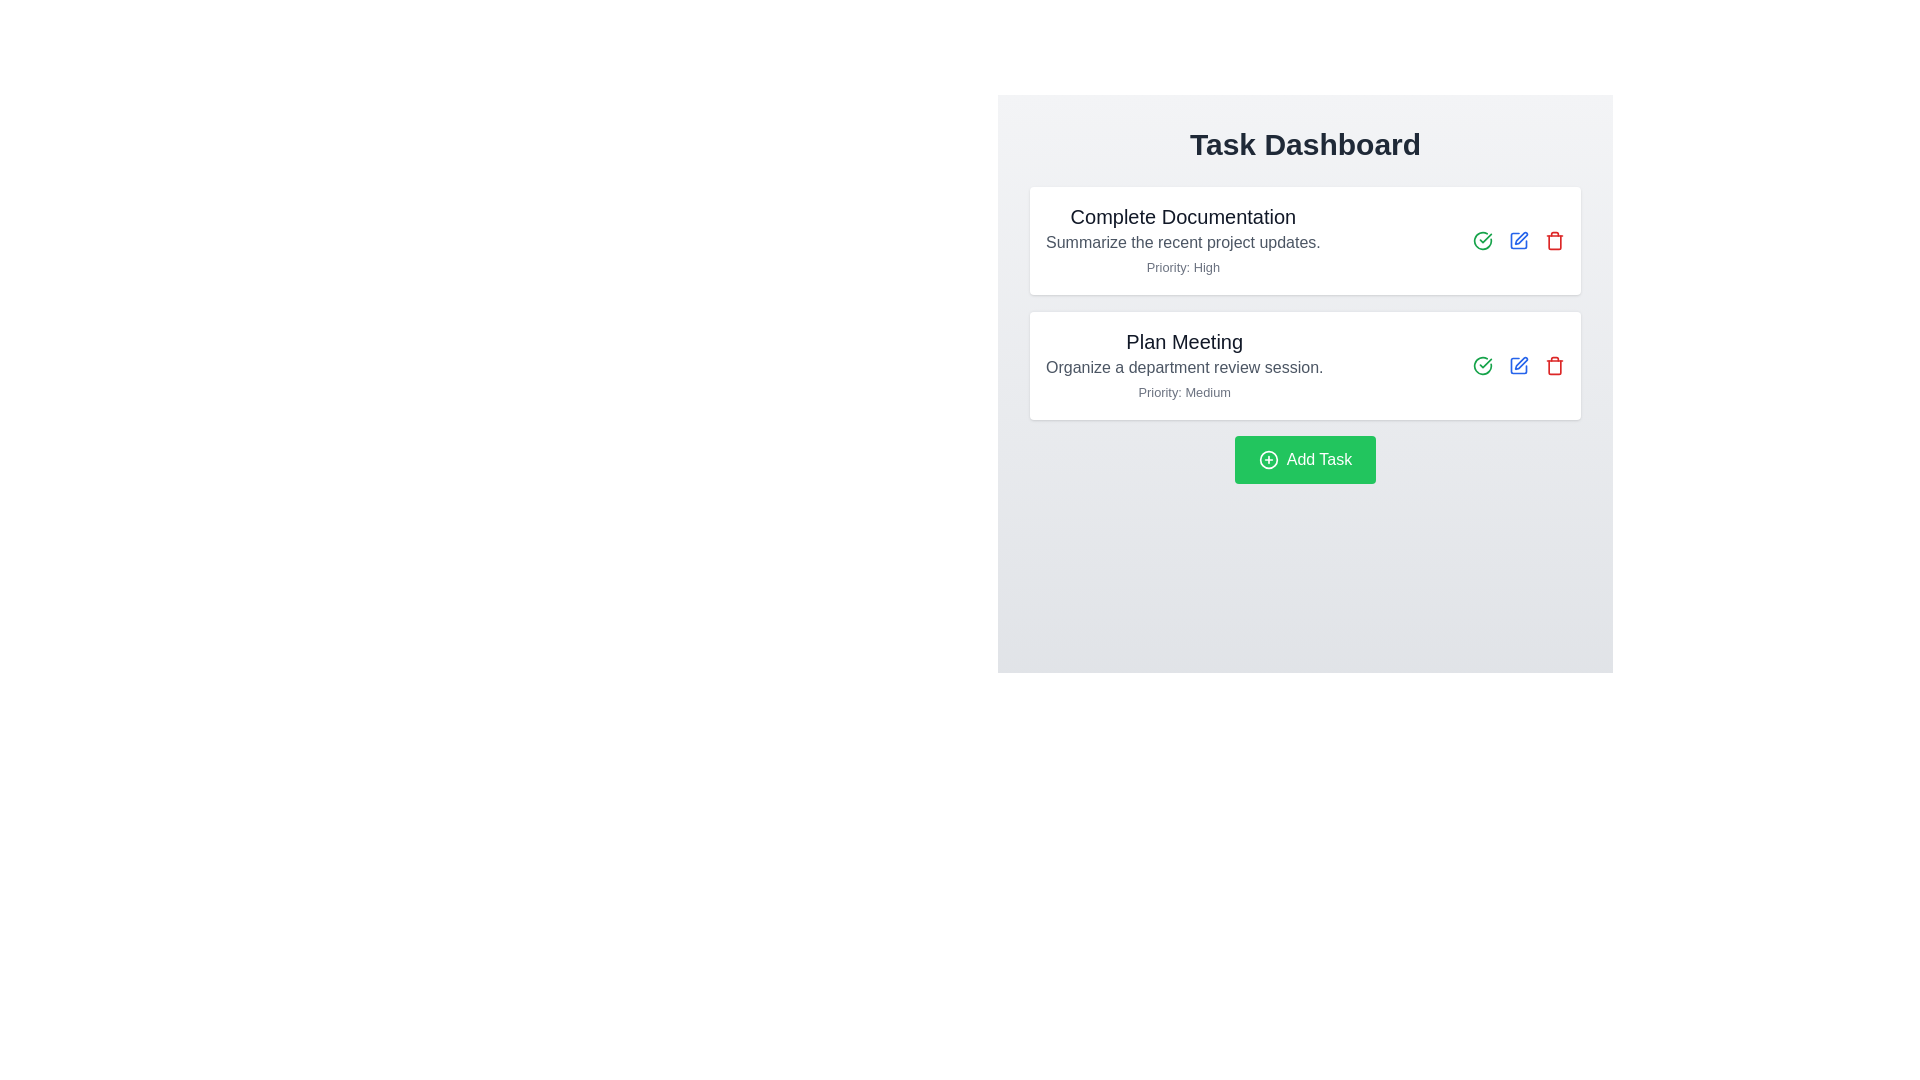 Image resolution: width=1920 pixels, height=1080 pixels. I want to click on the red trash icon button, which is the third icon in the action button group for 'Complete Documentation', so click(1554, 239).